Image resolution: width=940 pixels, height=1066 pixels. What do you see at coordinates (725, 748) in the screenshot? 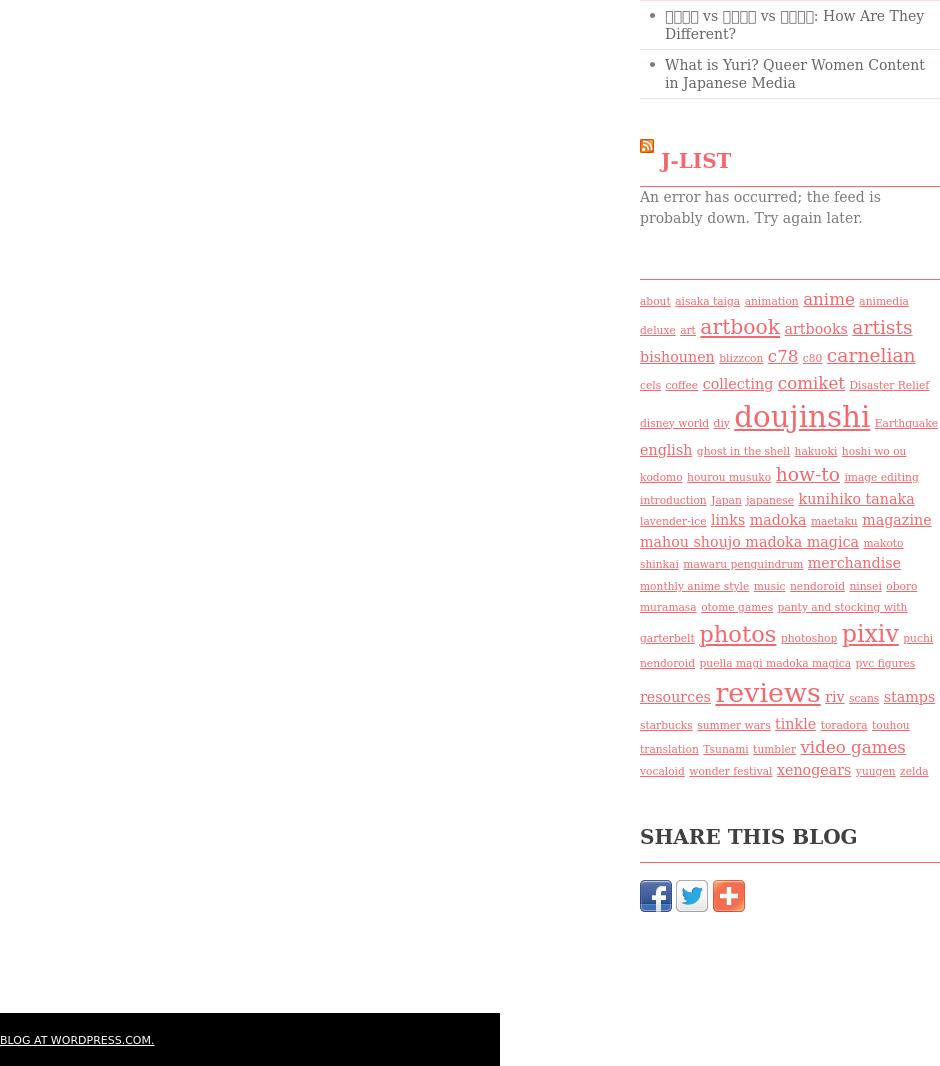
I see `'Tsunami'` at bounding box center [725, 748].